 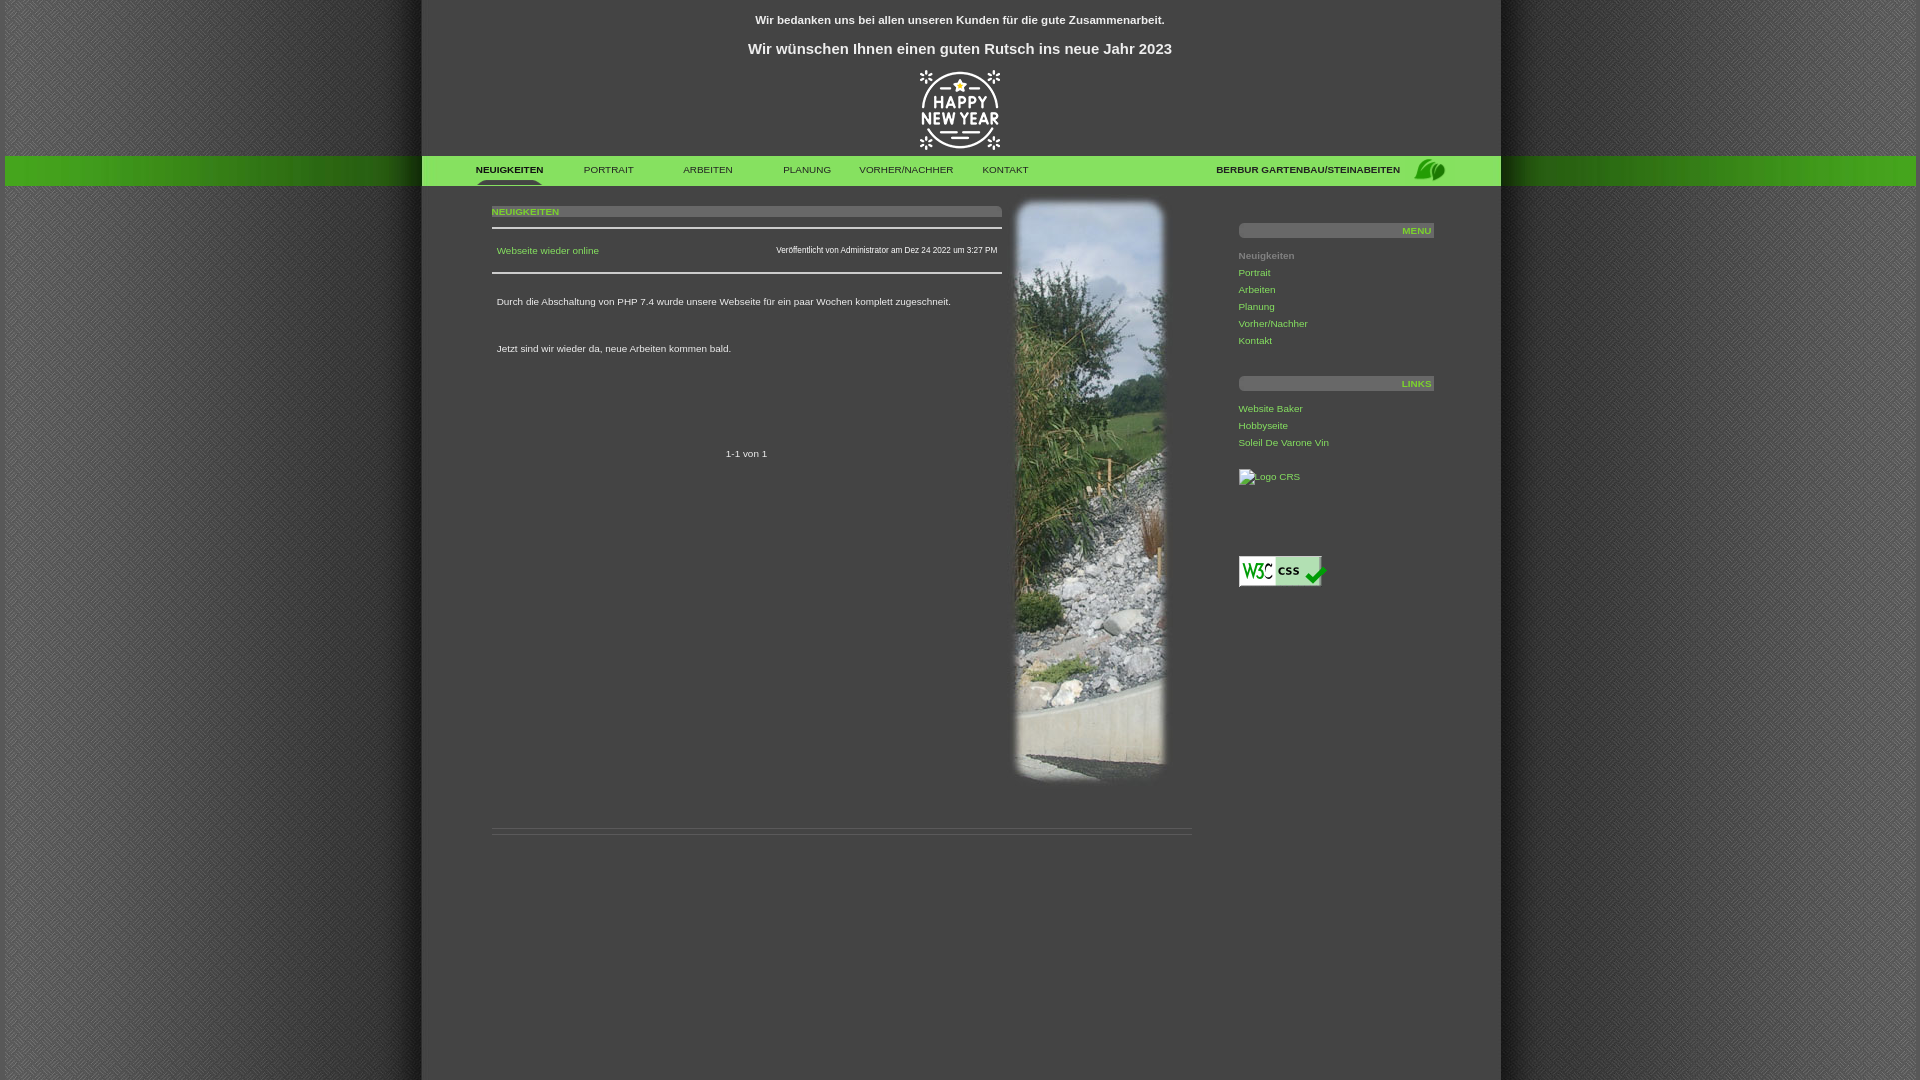 I want to click on 'VORHER/NACHHER', so click(x=905, y=173).